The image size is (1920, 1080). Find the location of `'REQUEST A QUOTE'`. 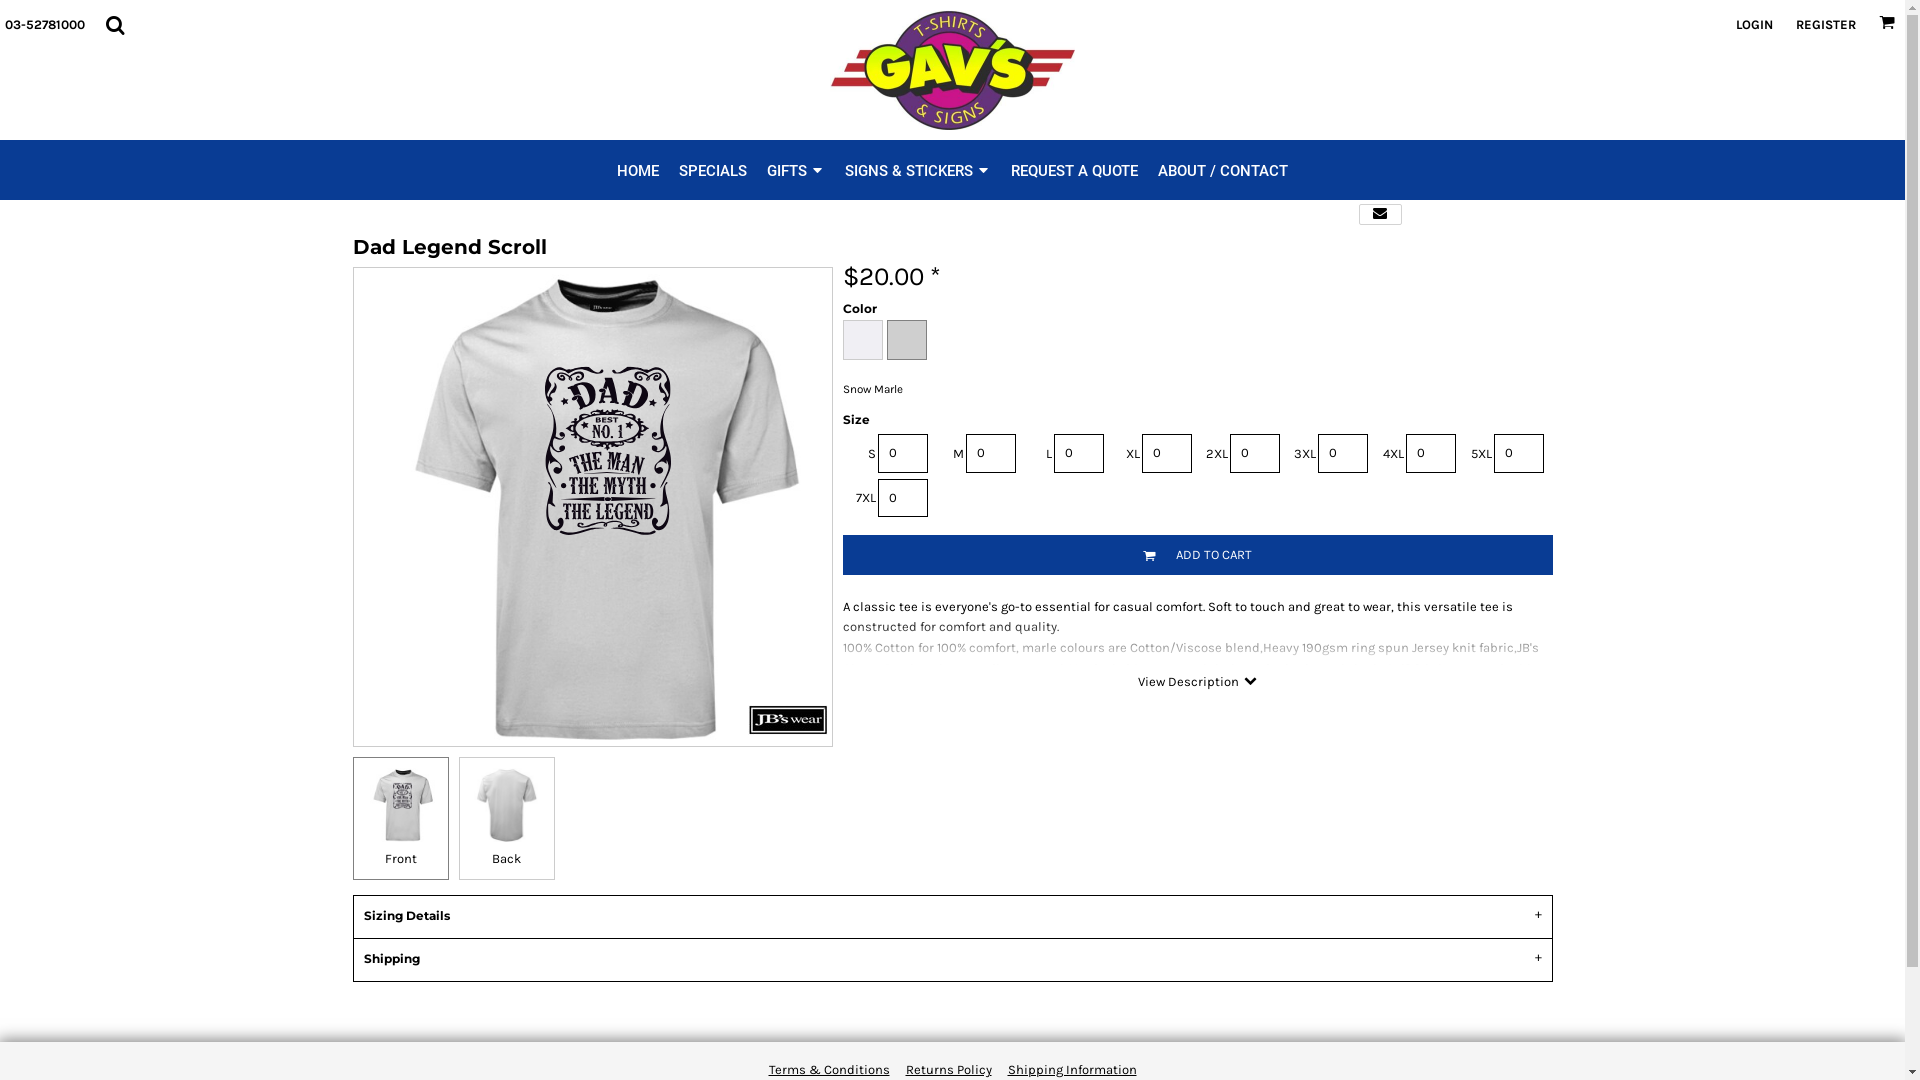

'REQUEST A QUOTE' is located at coordinates (1073, 168).